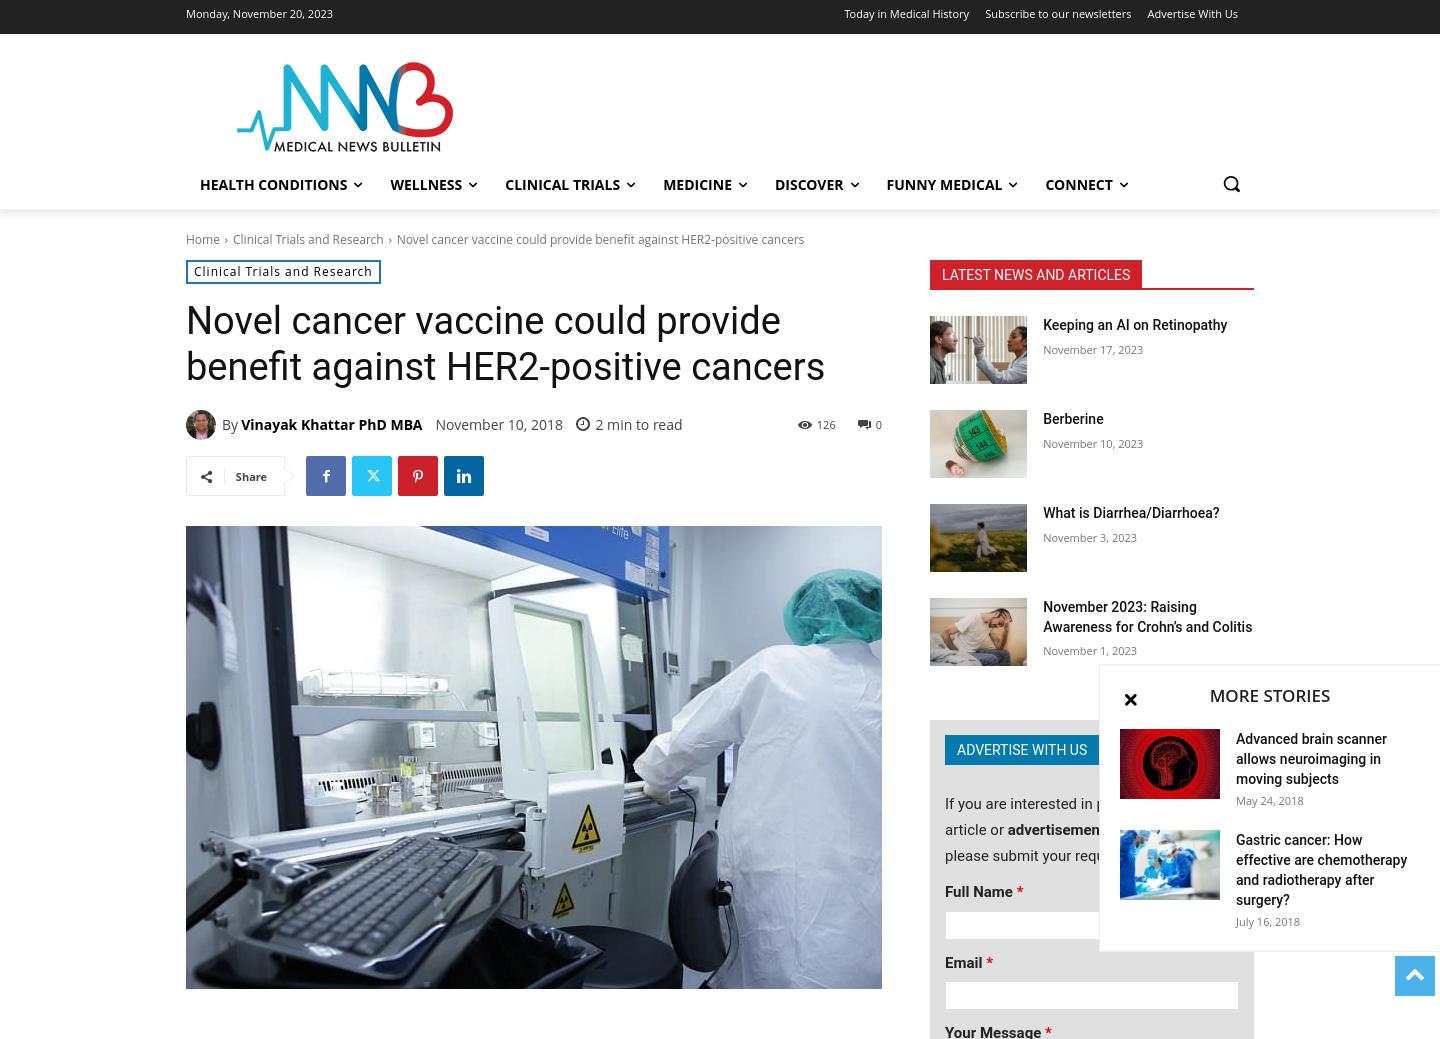 This screenshot has height=1039, width=1440. What do you see at coordinates (1088, 650) in the screenshot?
I see `'November 1, 2023'` at bounding box center [1088, 650].